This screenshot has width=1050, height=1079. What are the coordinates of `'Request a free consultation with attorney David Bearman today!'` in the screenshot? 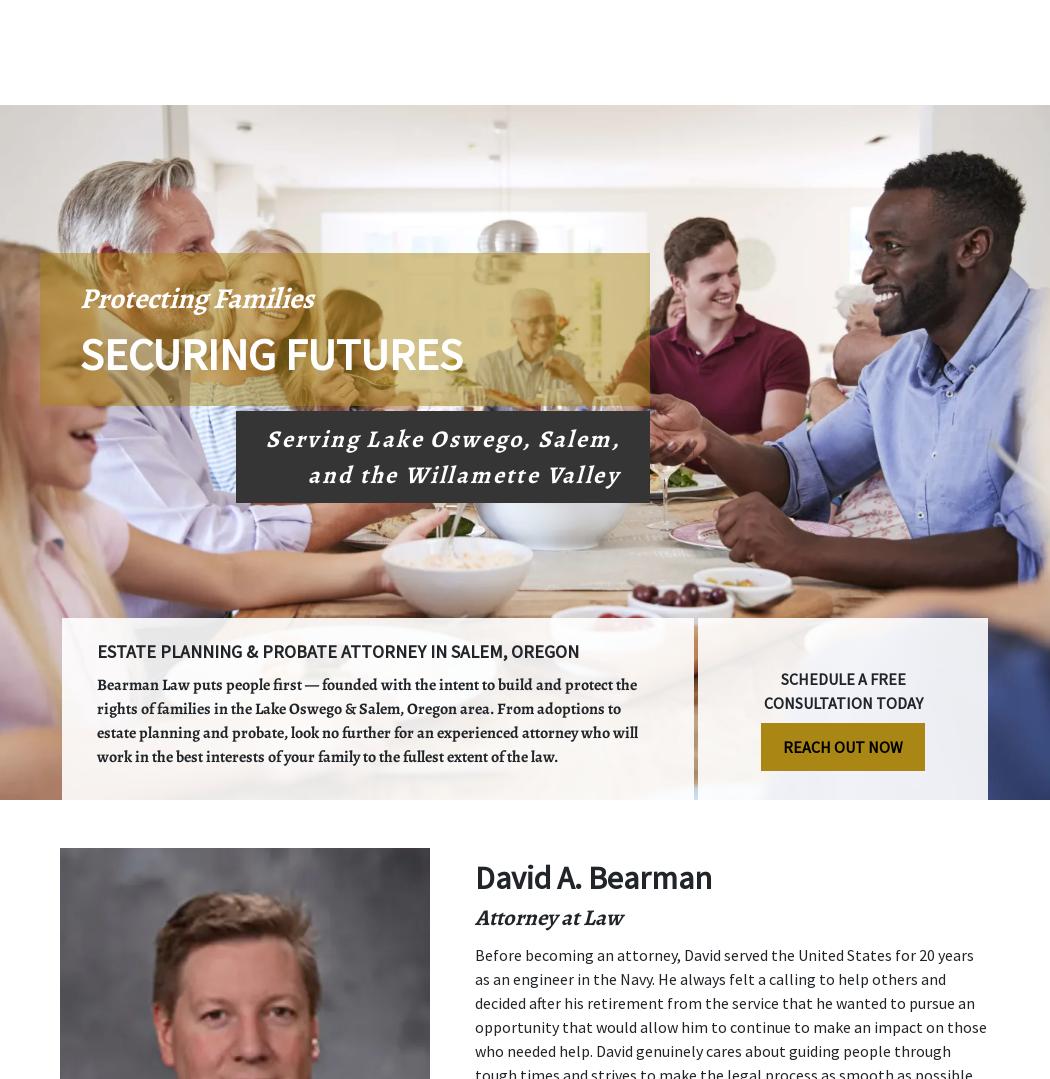 It's located at (452, 421).